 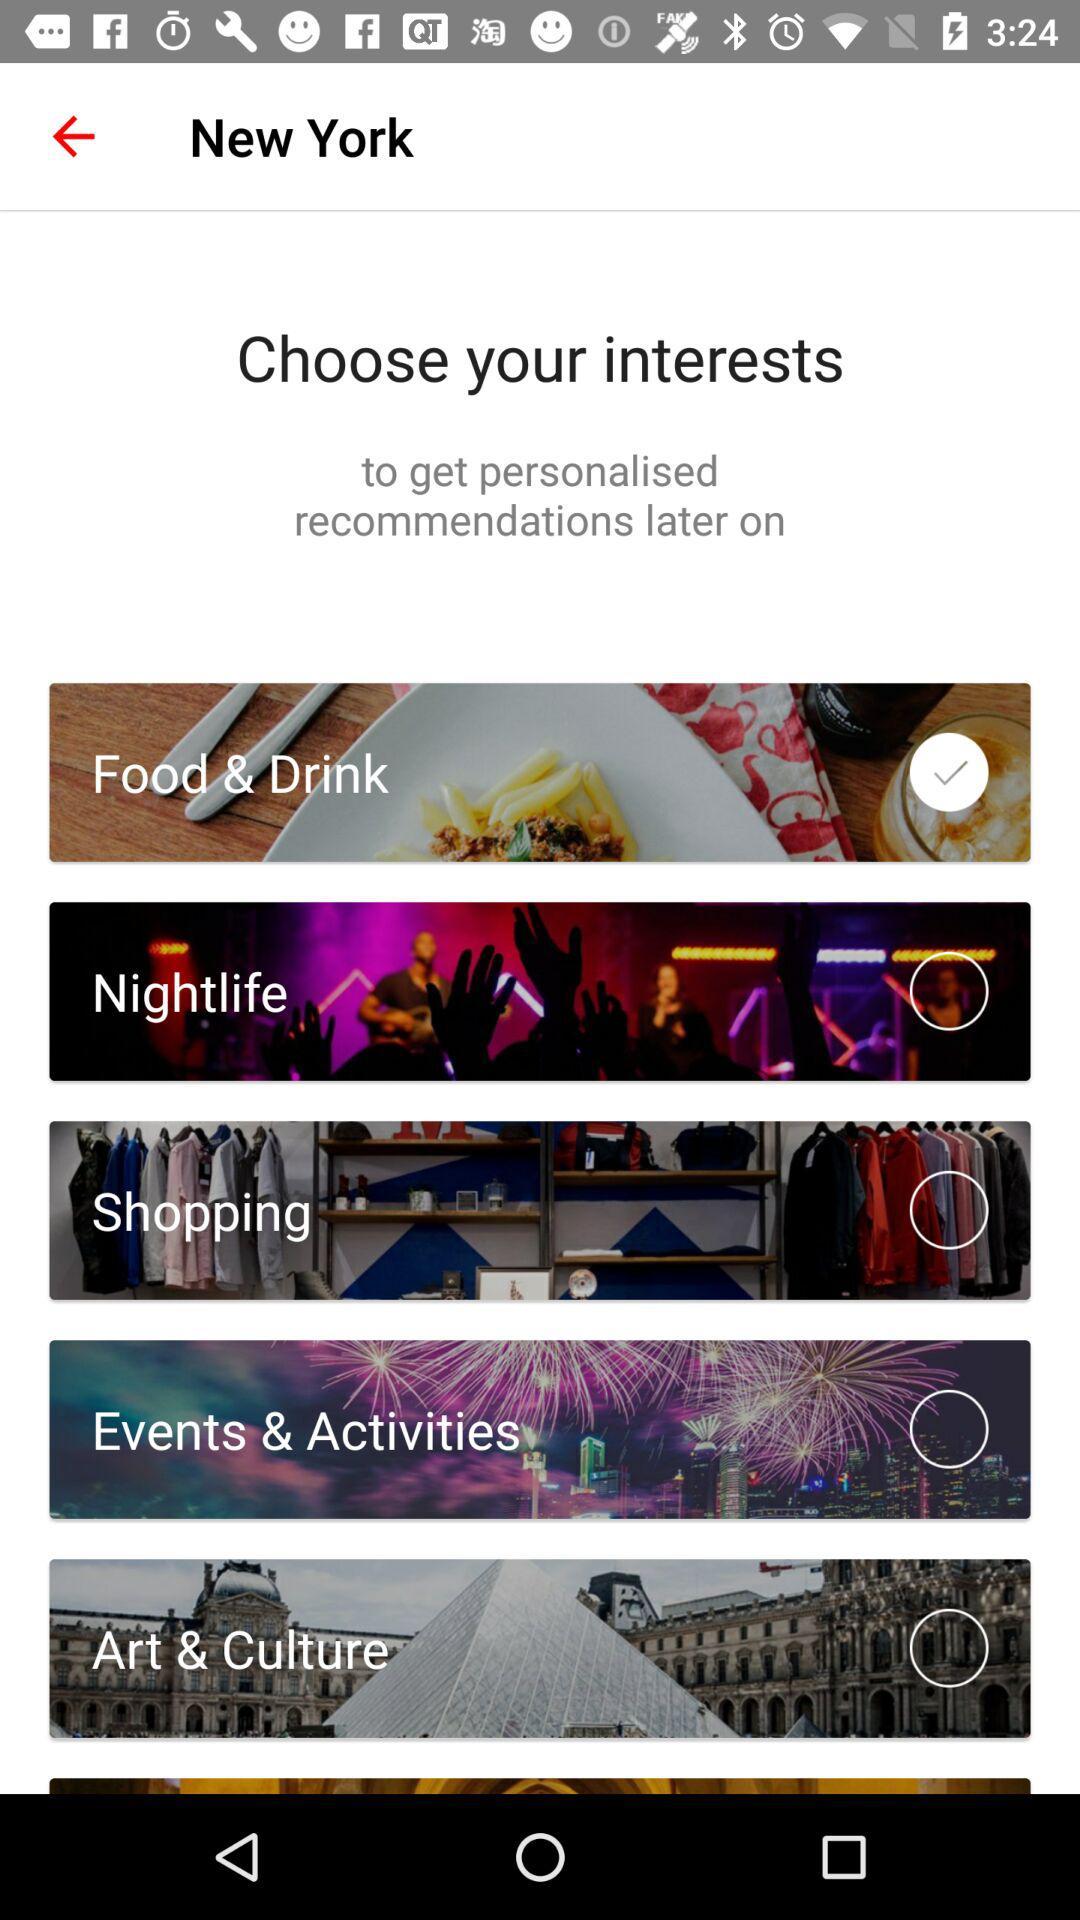 What do you see at coordinates (72, 135) in the screenshot?
I see `the item to the left of the new york item` at bounding box center [72, 135].